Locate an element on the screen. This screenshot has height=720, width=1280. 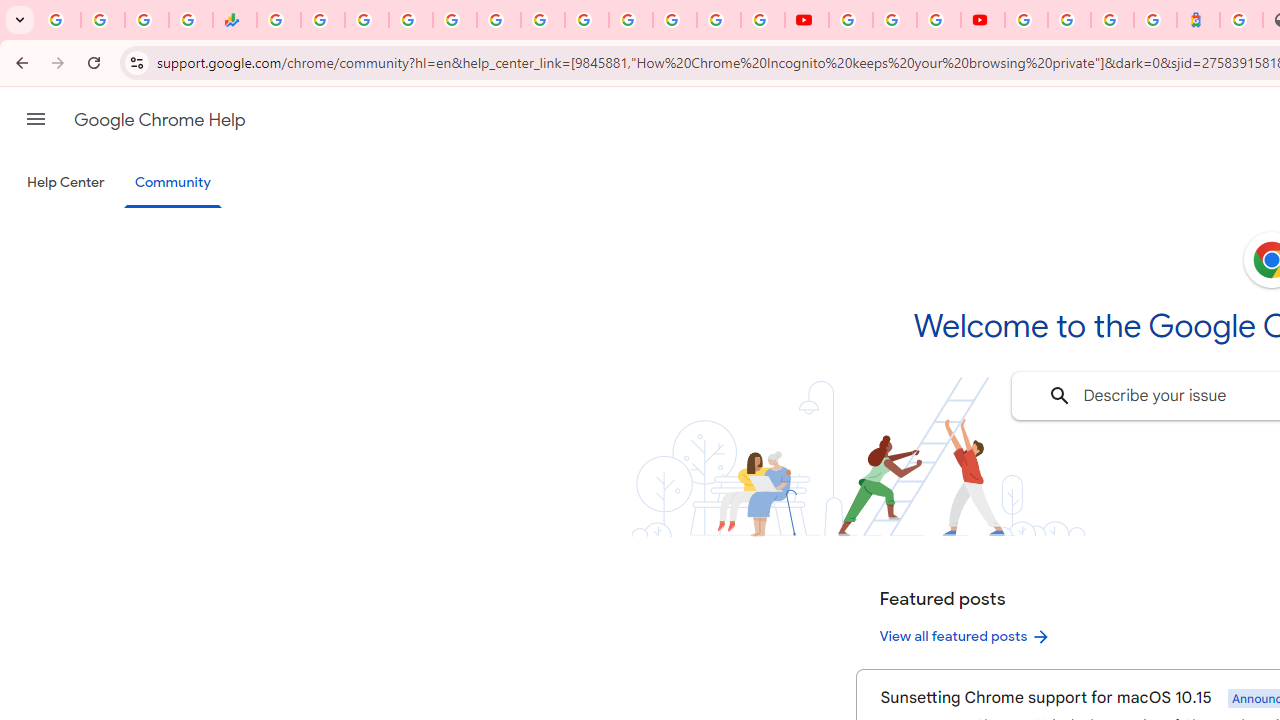
'Google Account Help' is located at coordinates (893, 20).